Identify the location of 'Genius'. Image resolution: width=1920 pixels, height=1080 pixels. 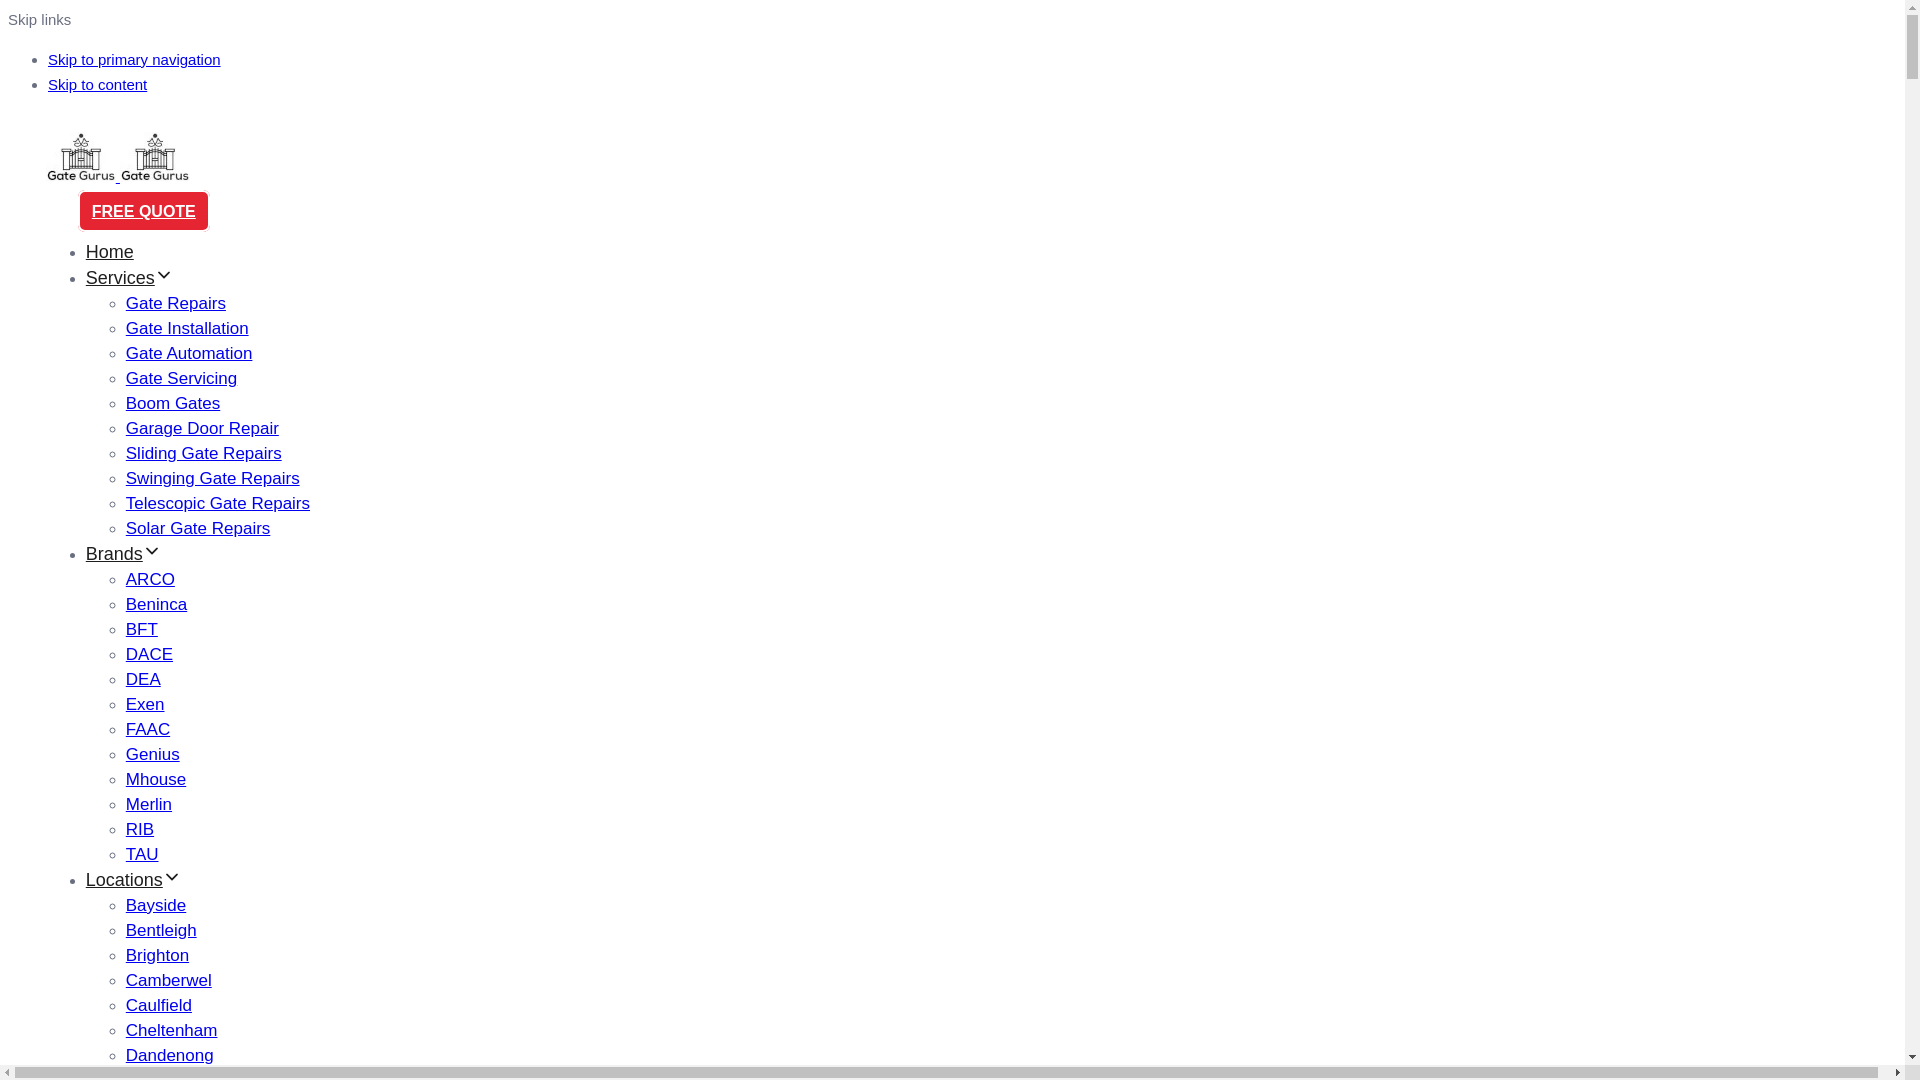
(152, 754).